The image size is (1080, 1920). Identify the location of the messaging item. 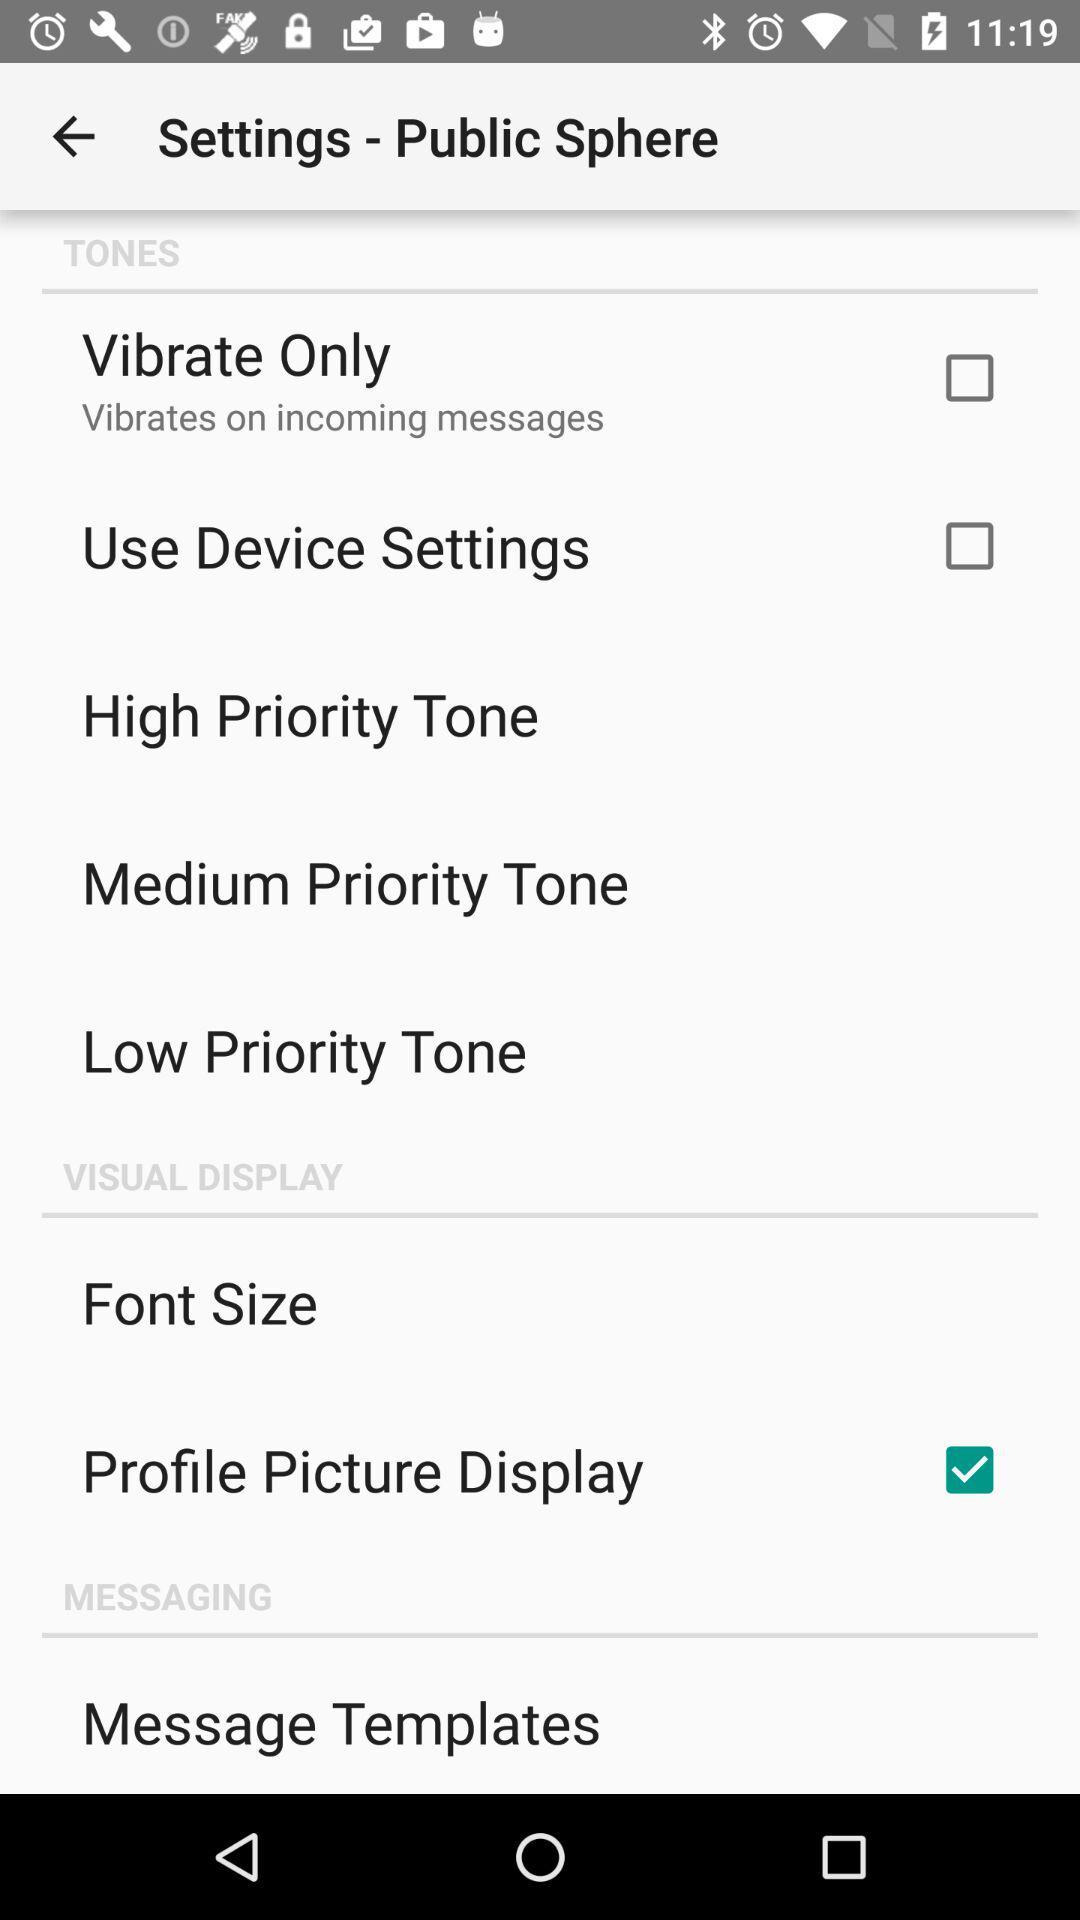
(540, 1594).